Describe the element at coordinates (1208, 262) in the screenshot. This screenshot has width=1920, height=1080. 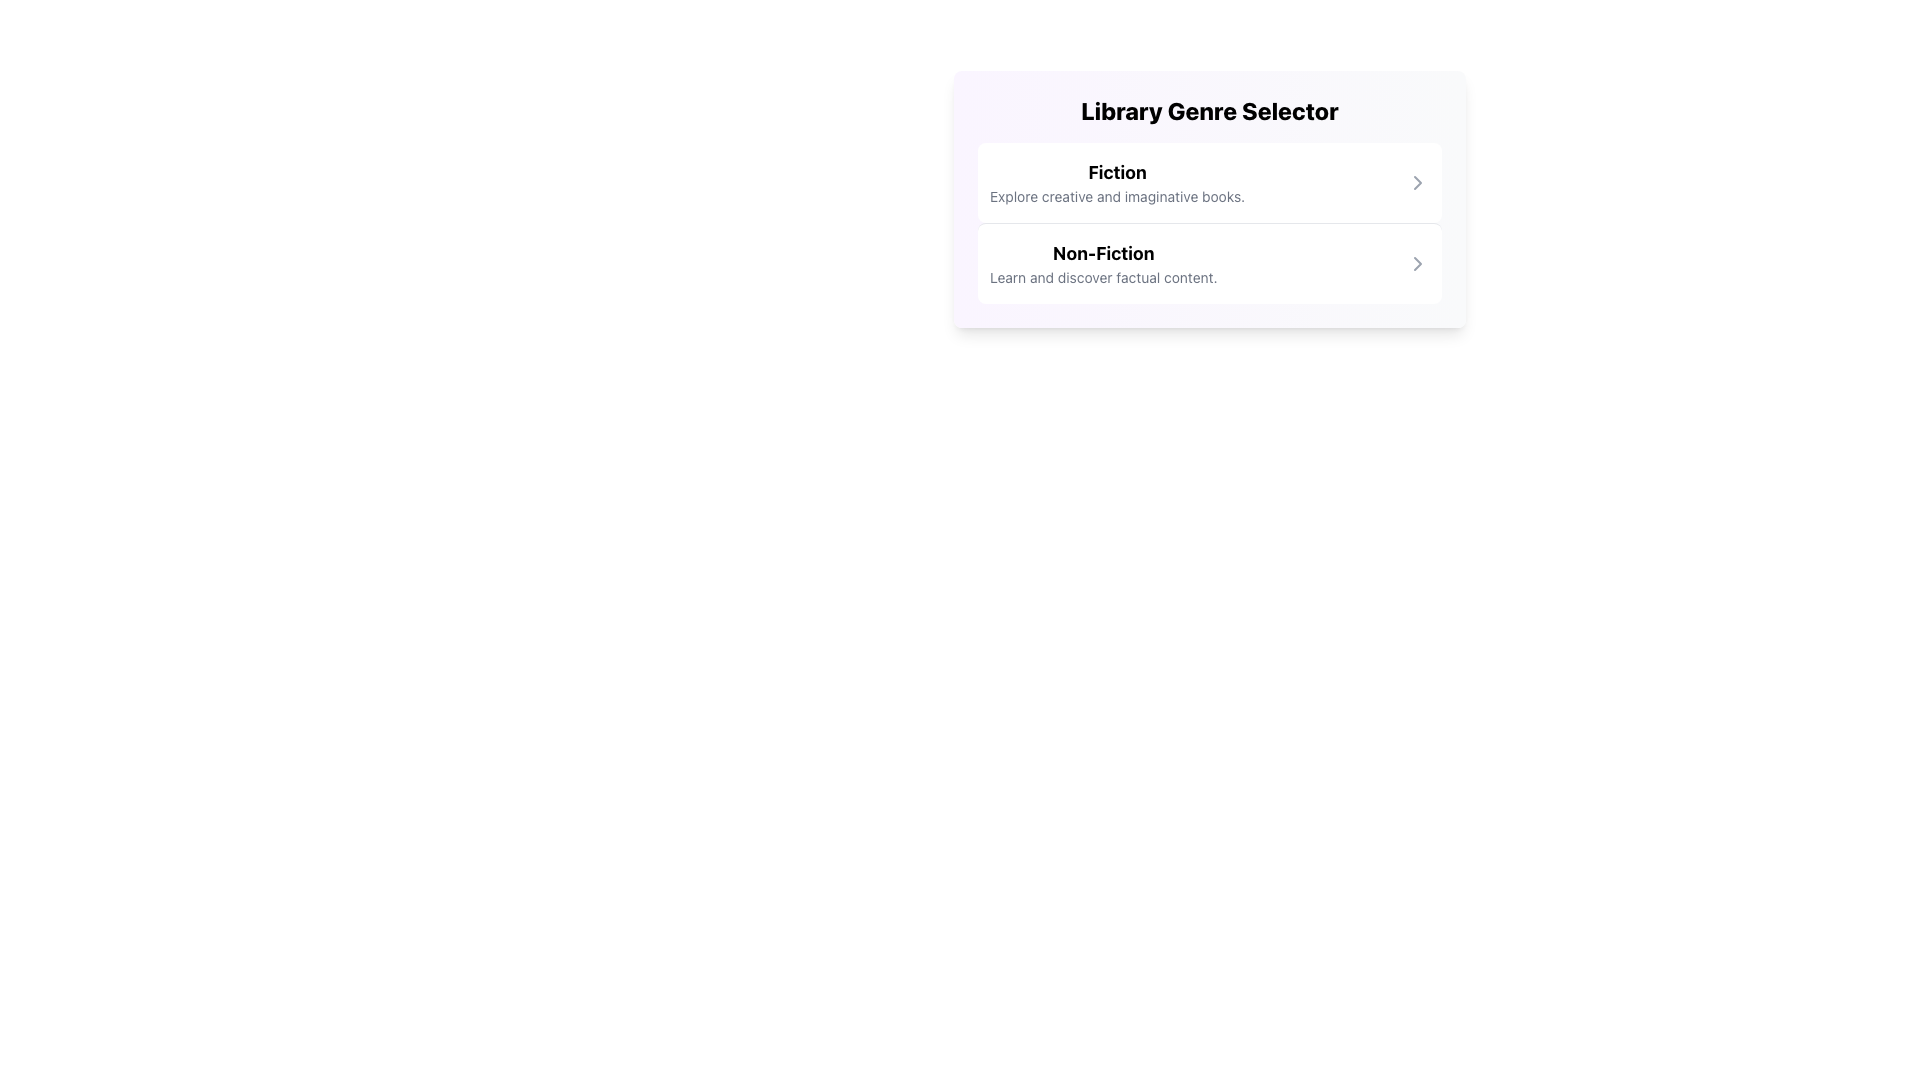
I see `the 'Non-Fiction' option in the Library Genre Selector` at that location.